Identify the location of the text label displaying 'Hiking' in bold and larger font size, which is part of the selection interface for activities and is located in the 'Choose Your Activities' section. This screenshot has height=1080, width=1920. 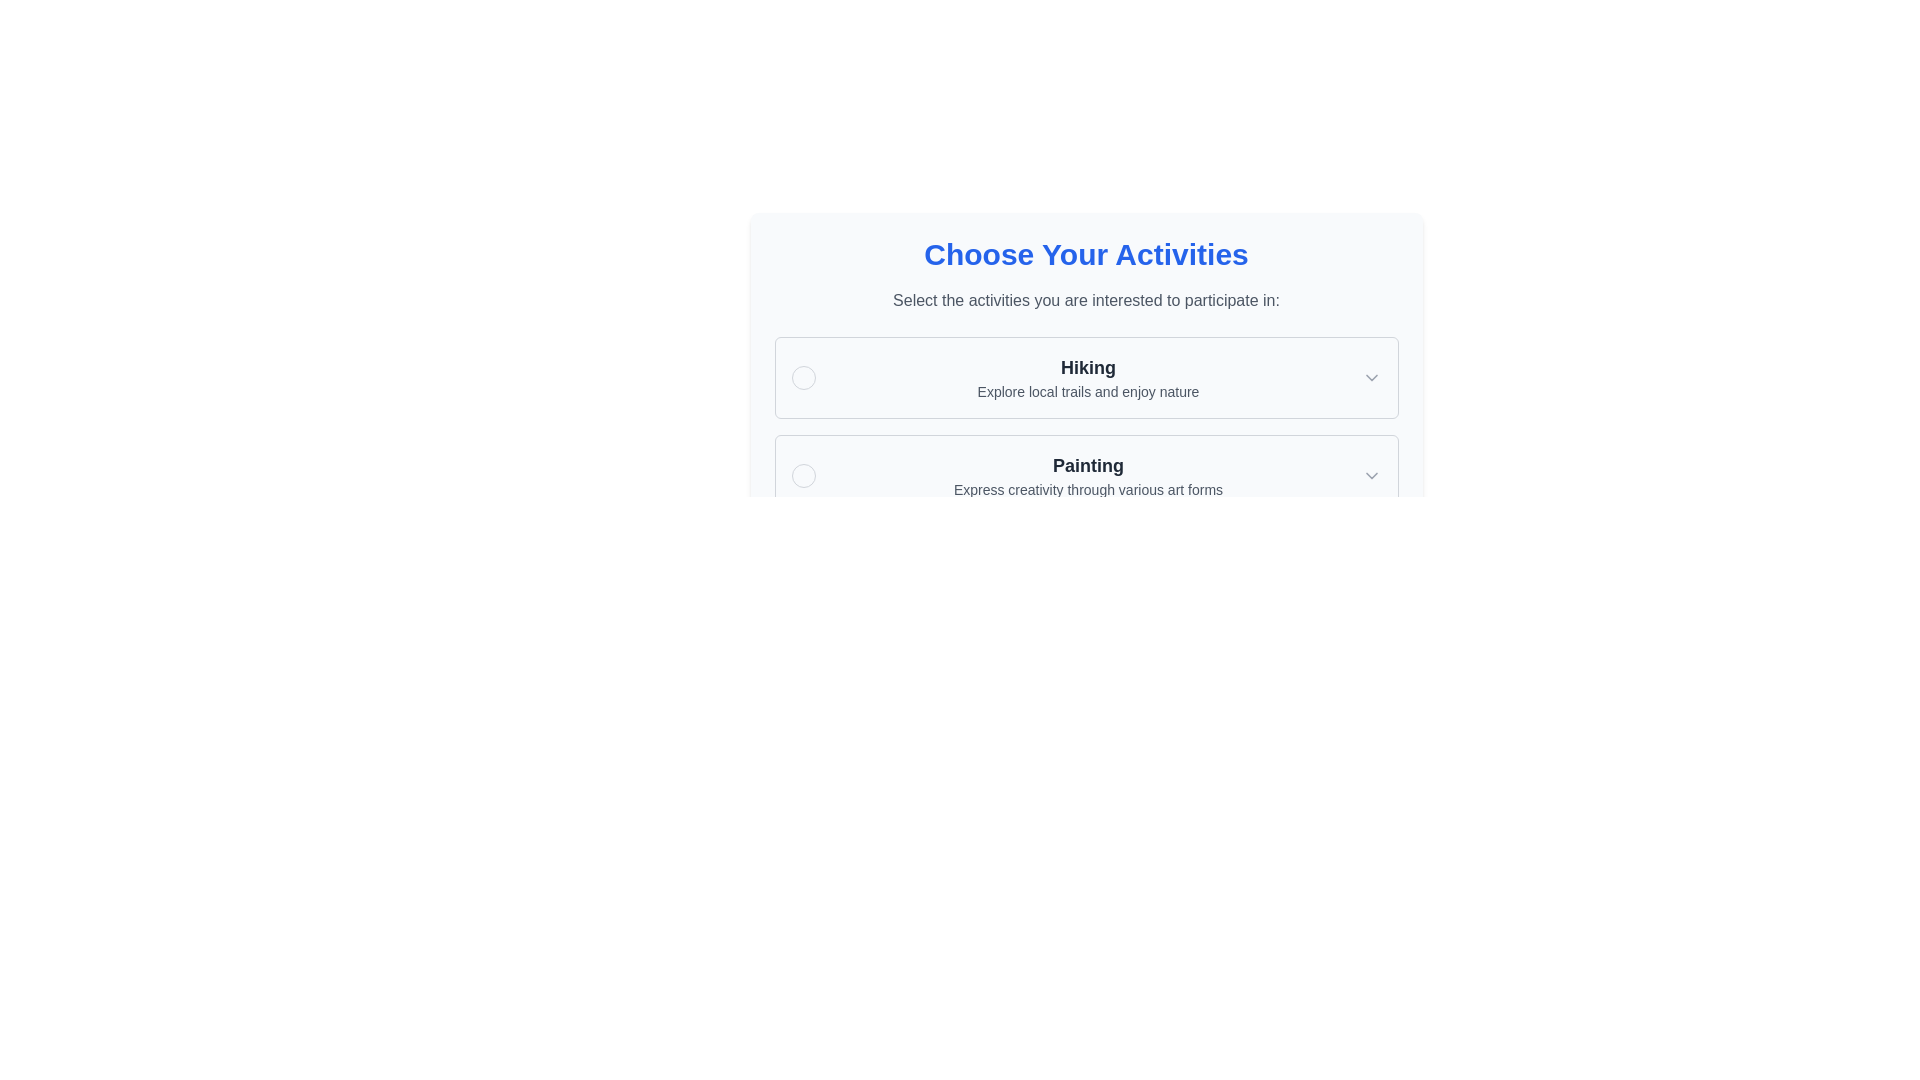
(1087, 367).